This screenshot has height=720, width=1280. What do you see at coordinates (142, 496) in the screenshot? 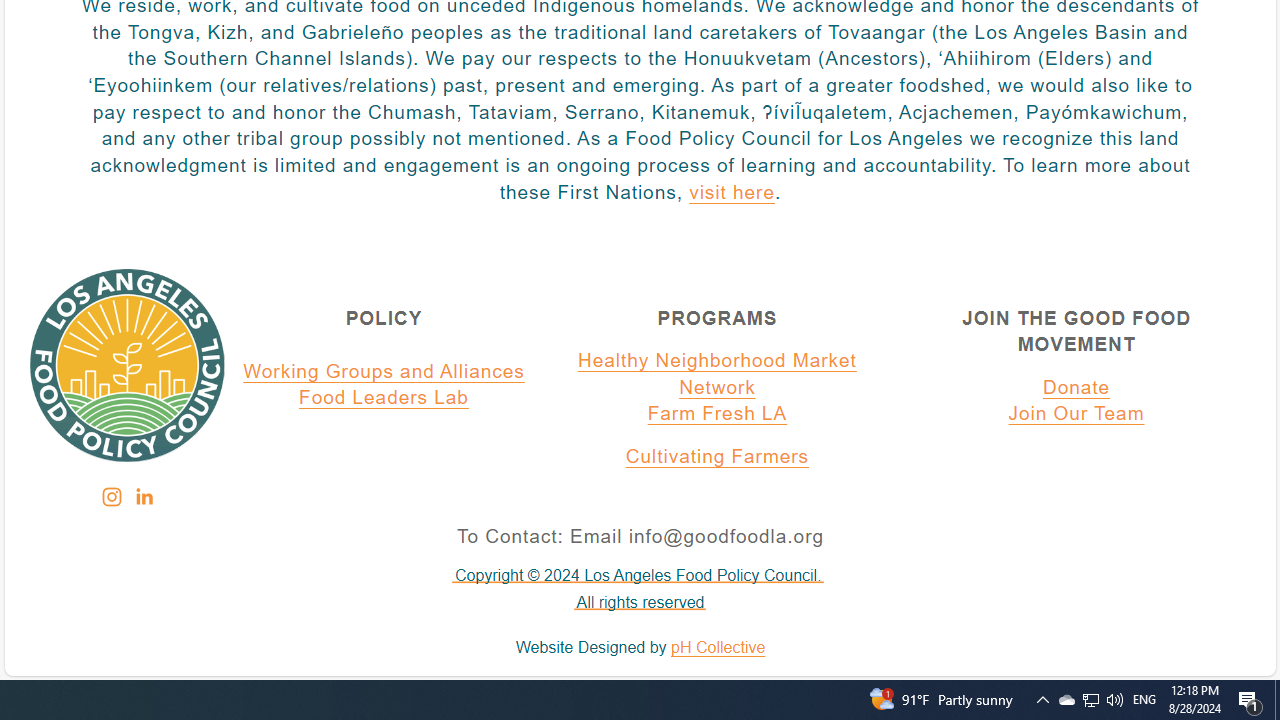
I see `'Class: sqs-svg-icon--social'` at bounding box center [142, 496].